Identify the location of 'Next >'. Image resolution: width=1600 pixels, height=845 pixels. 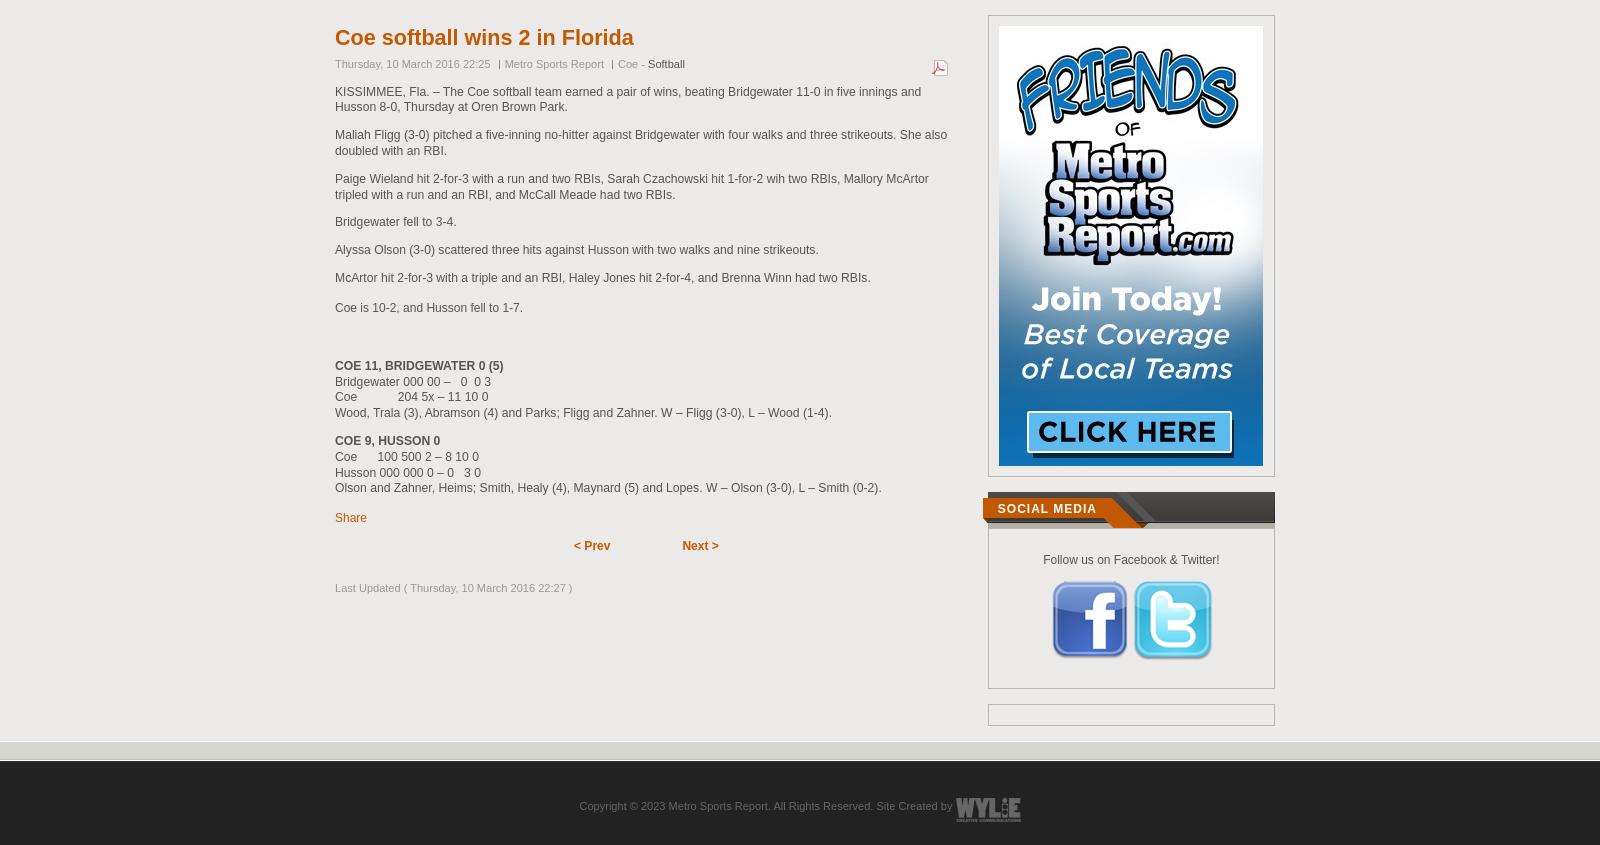
(700, 545).